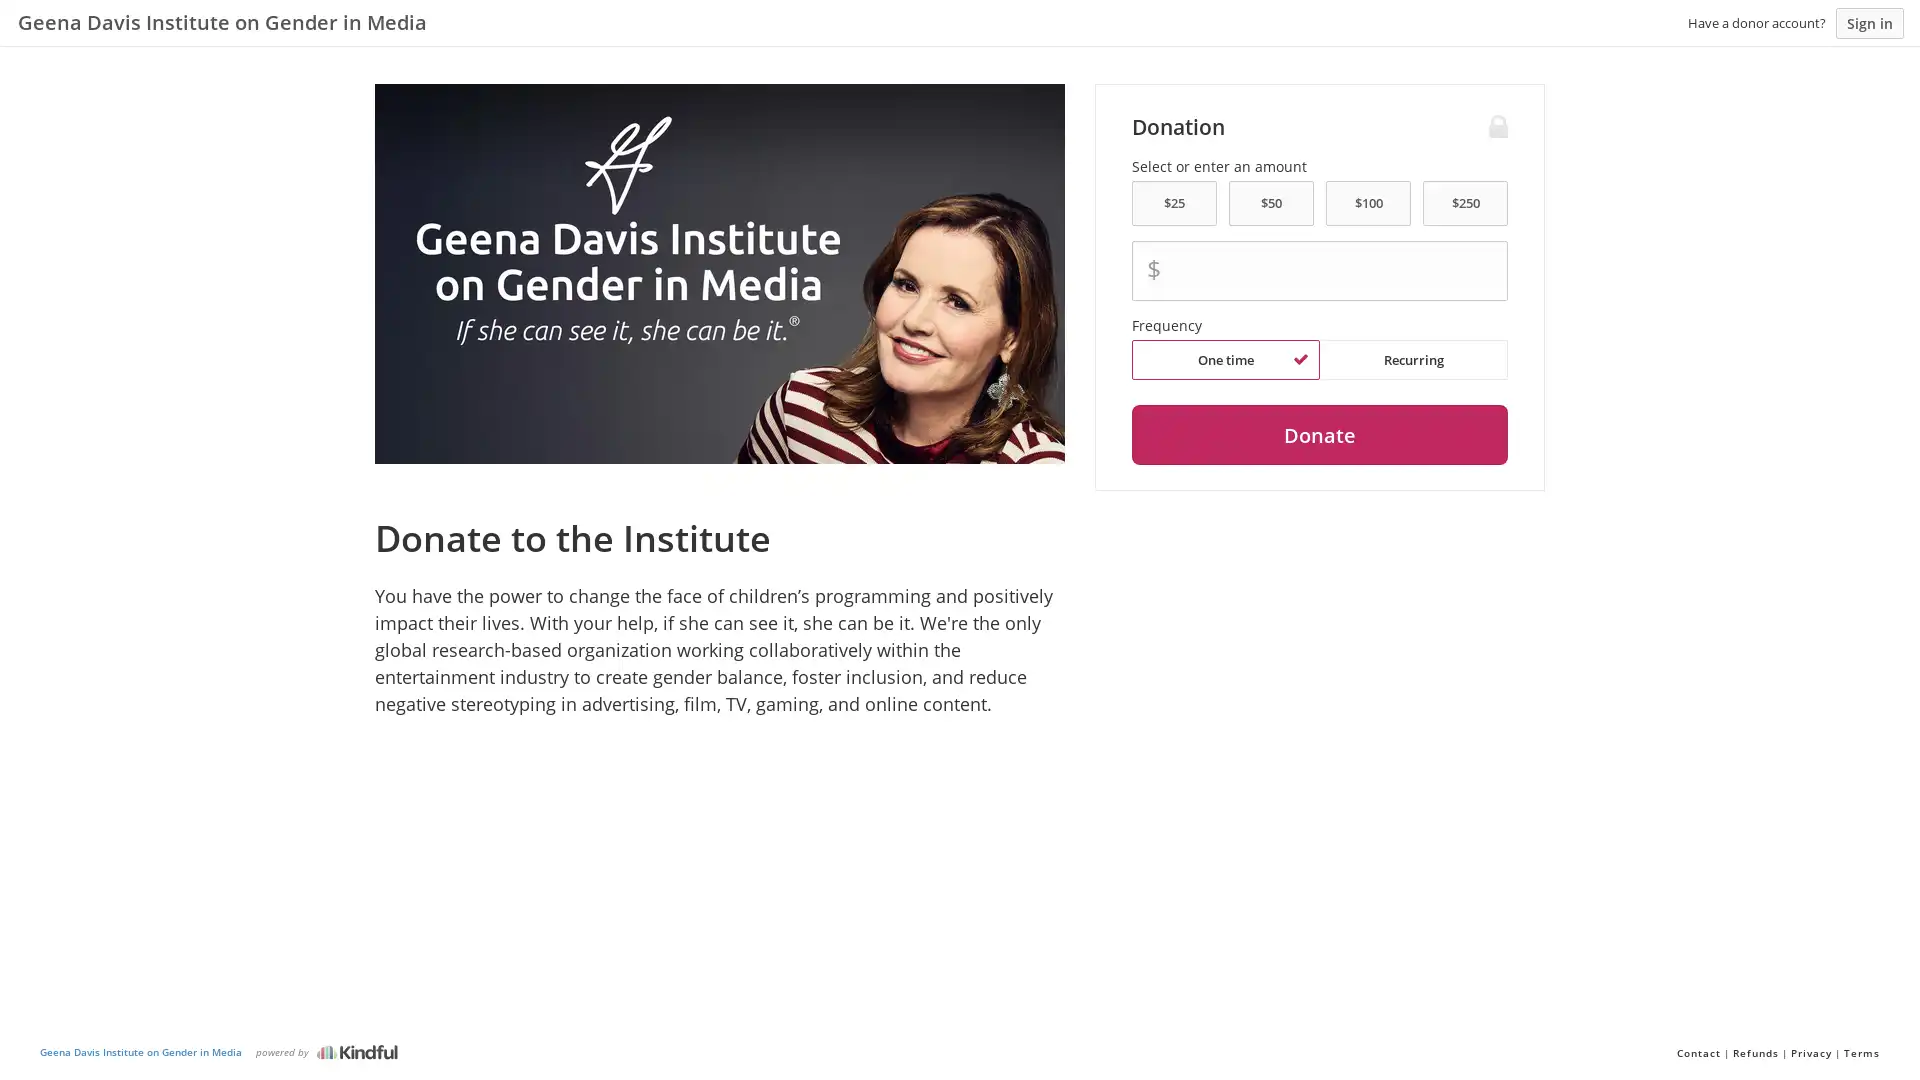 The height and width of the screenshot is (1080, 1920). What do you see at coordinates (1173, 203) in the screenshot?
I see `$25` at bounding box center [1173, 203].